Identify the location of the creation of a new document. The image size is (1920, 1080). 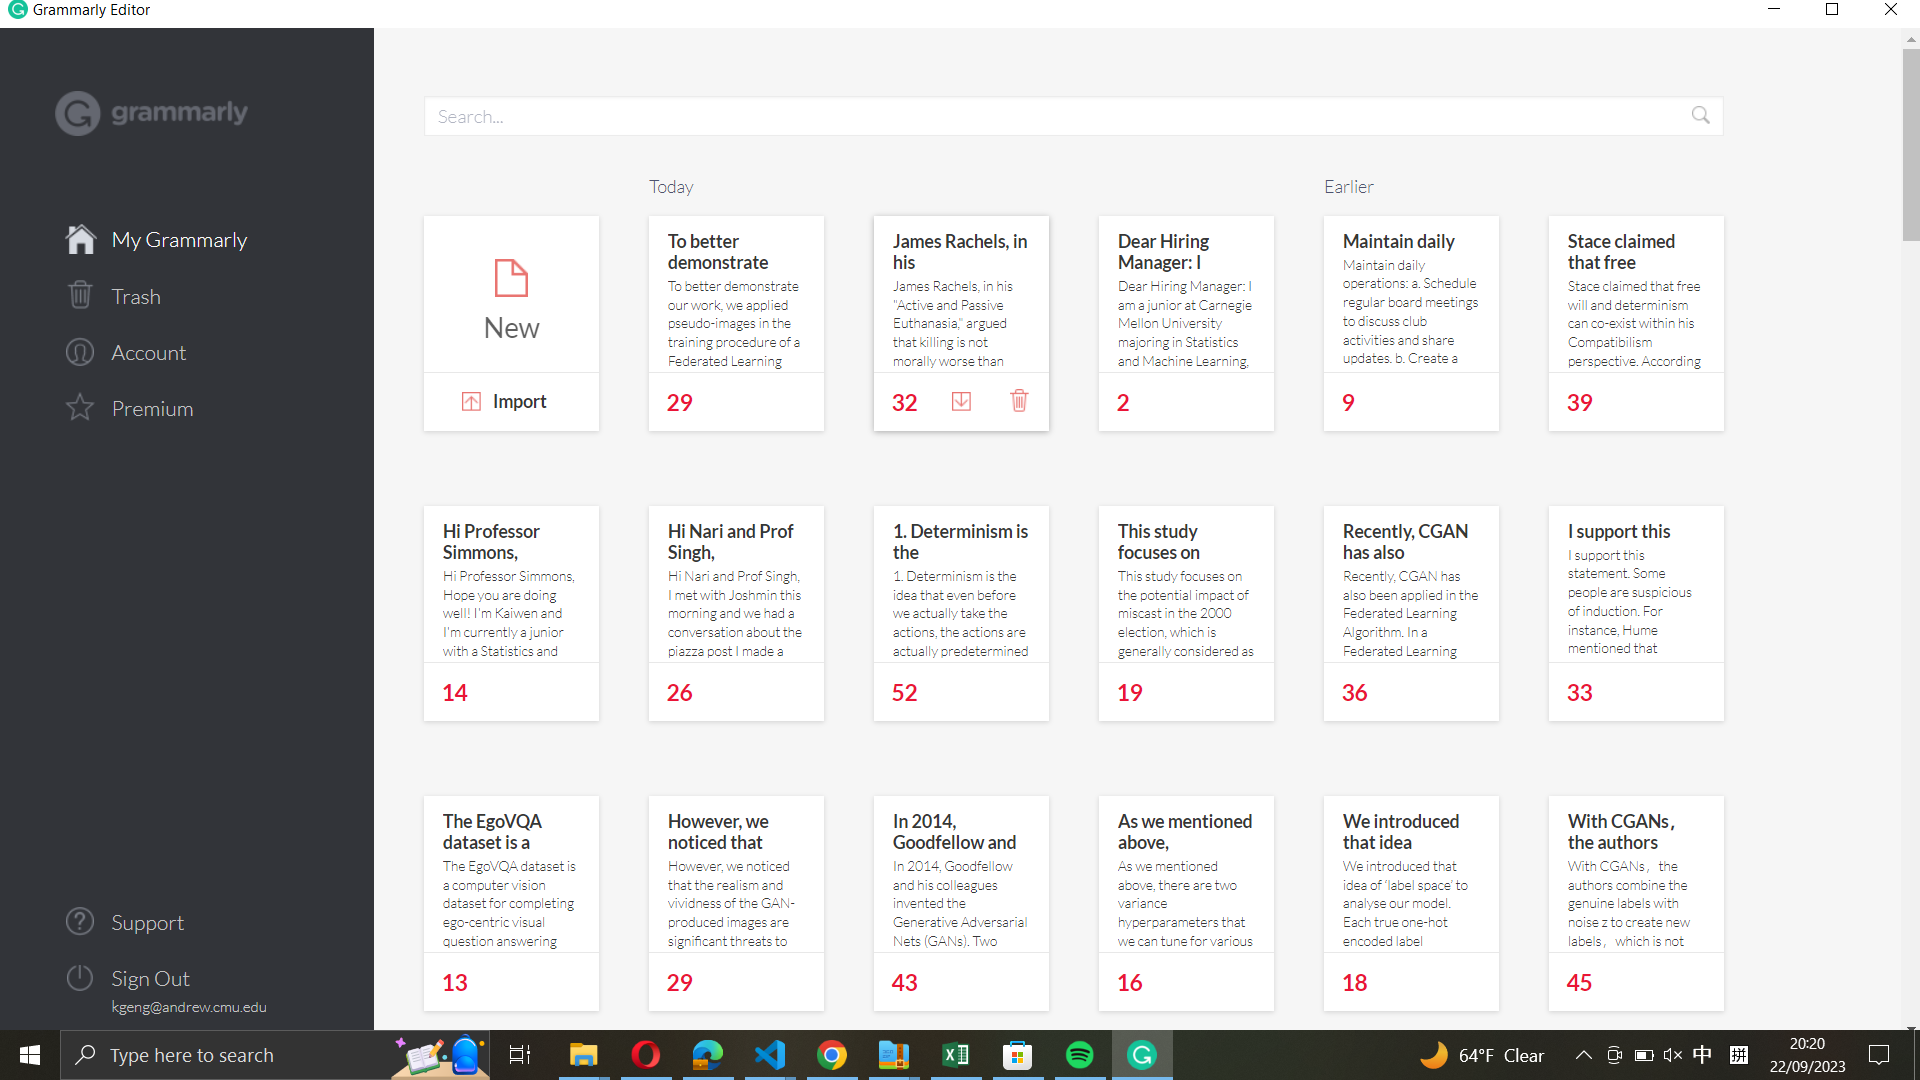
(511, 295).